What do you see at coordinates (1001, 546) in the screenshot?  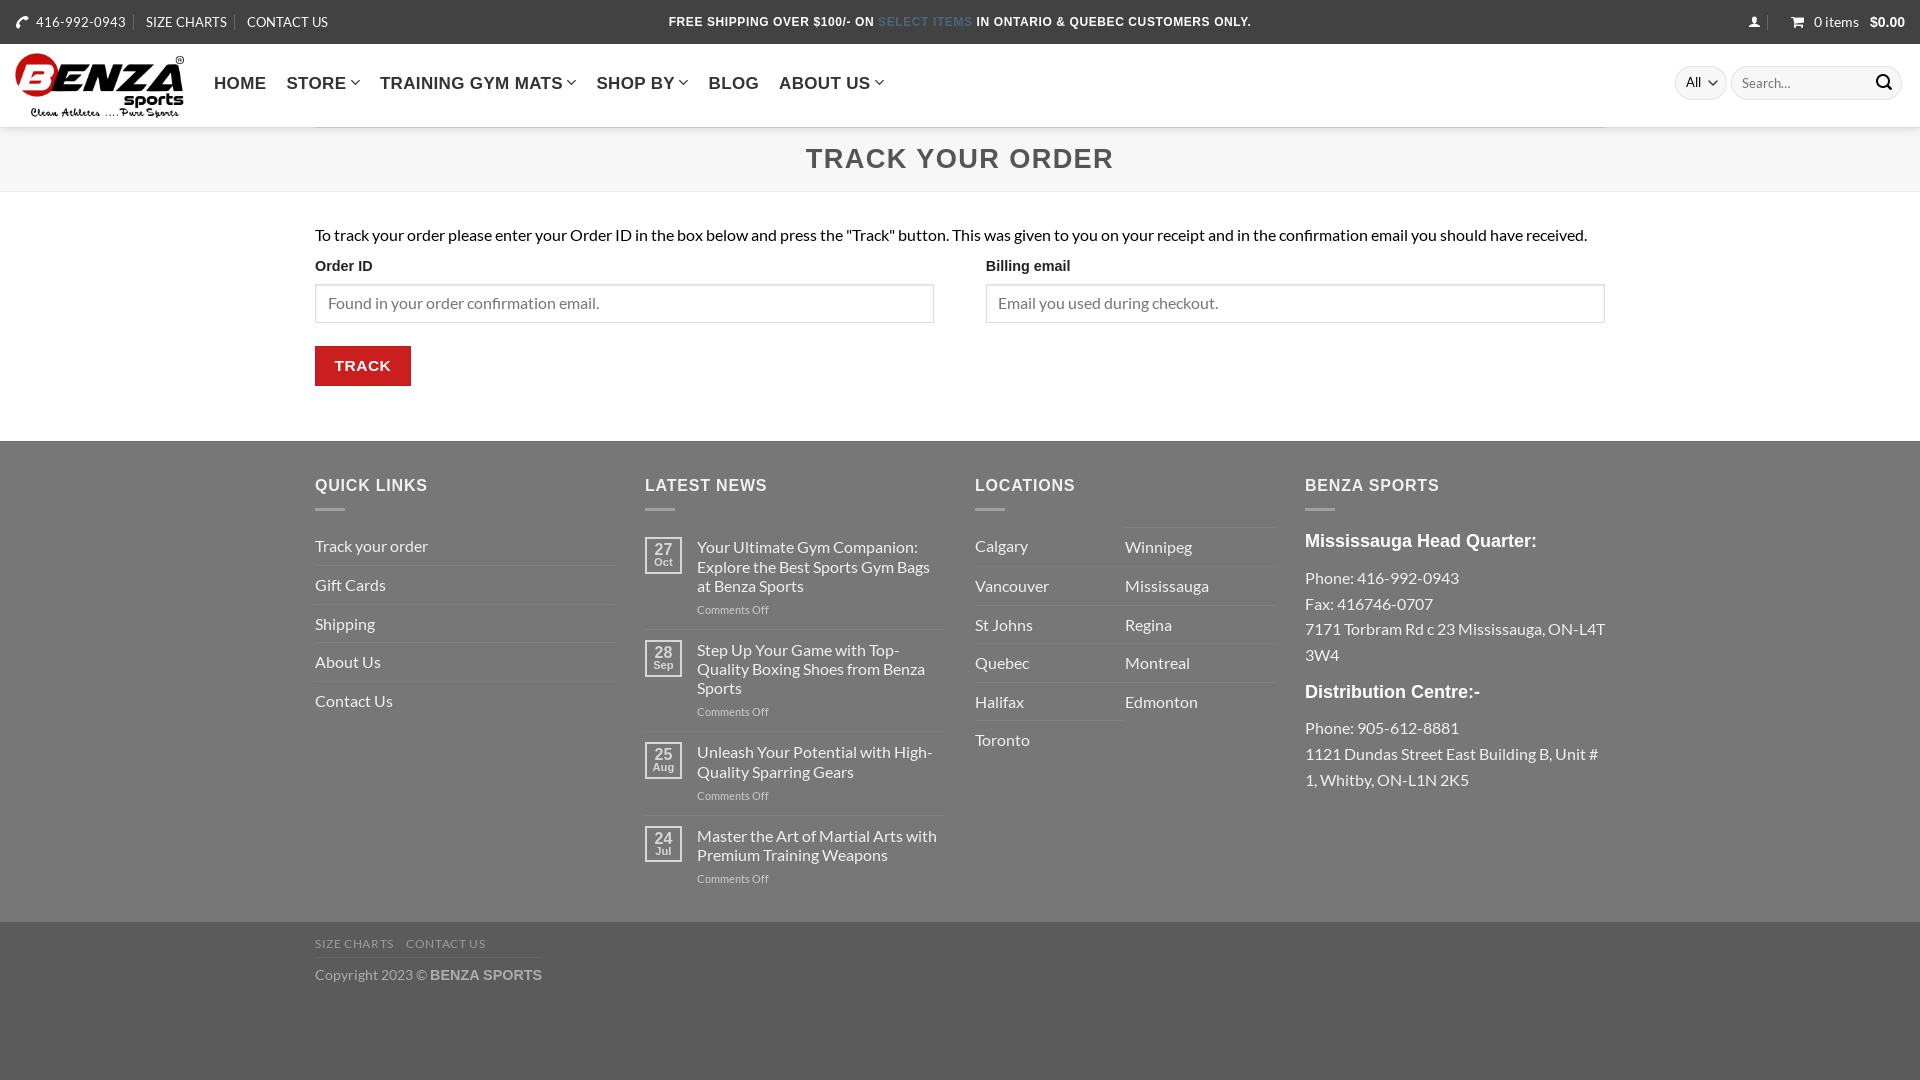 I see `'Calgary'` at bounding box center [1001, 546].